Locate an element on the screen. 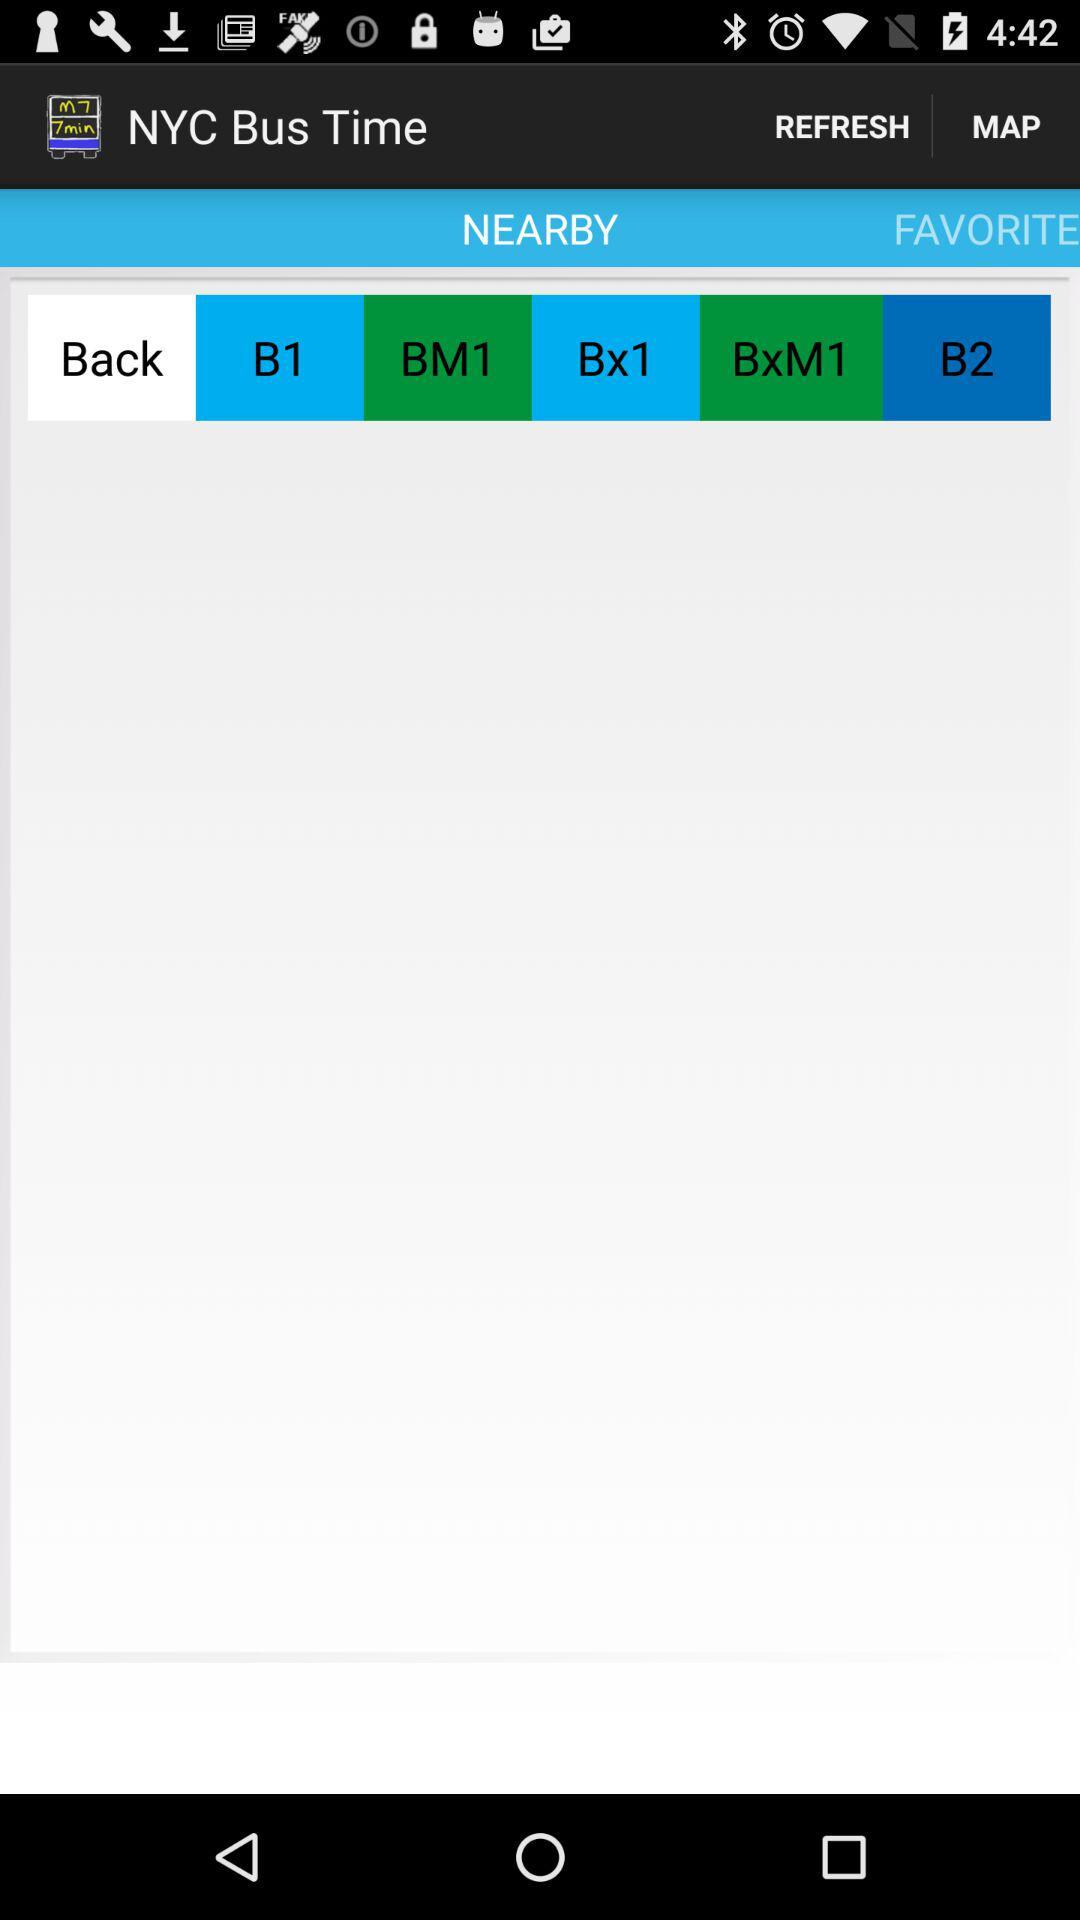  the item to the right of the bxm1 item is located at coordinates (965, 357).